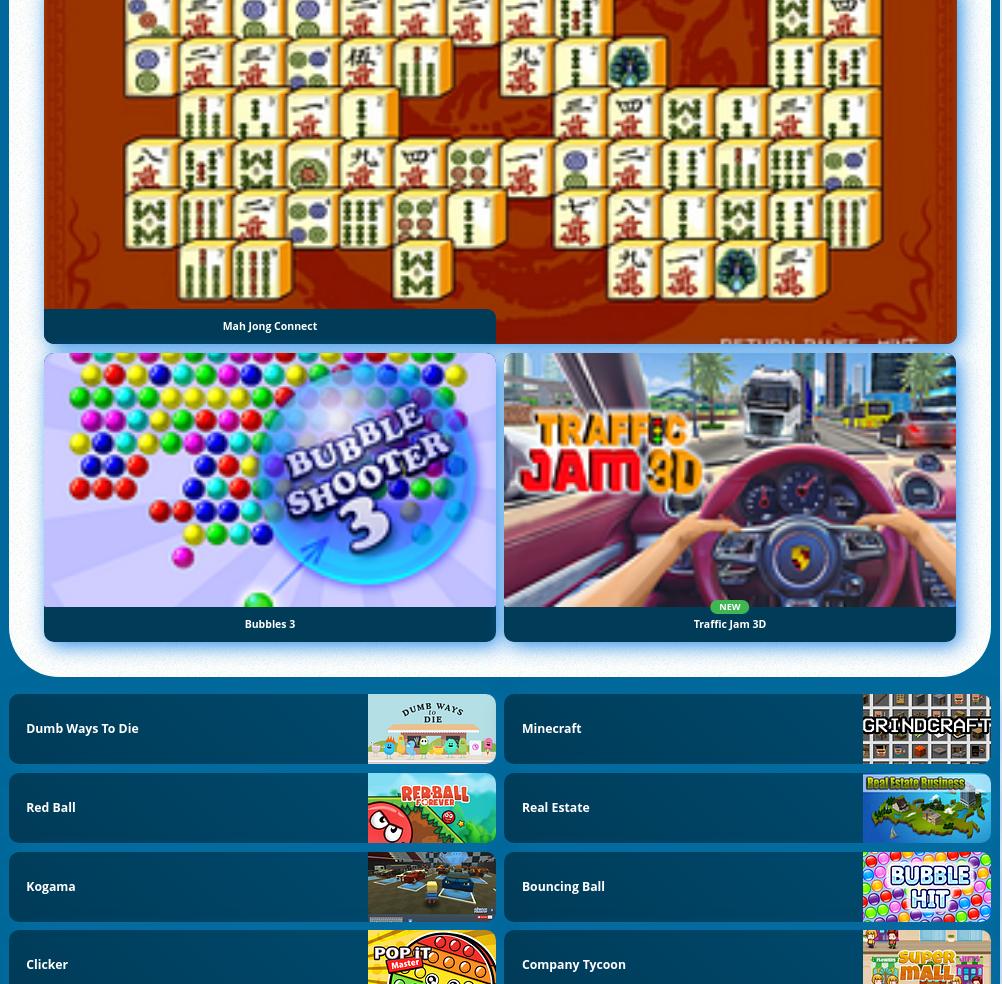 This screenshot has height=984, width=1002. Describe the element at coordinates (268, 324) in the screenshot. I see `'Mah Jong Connect'` at that location.